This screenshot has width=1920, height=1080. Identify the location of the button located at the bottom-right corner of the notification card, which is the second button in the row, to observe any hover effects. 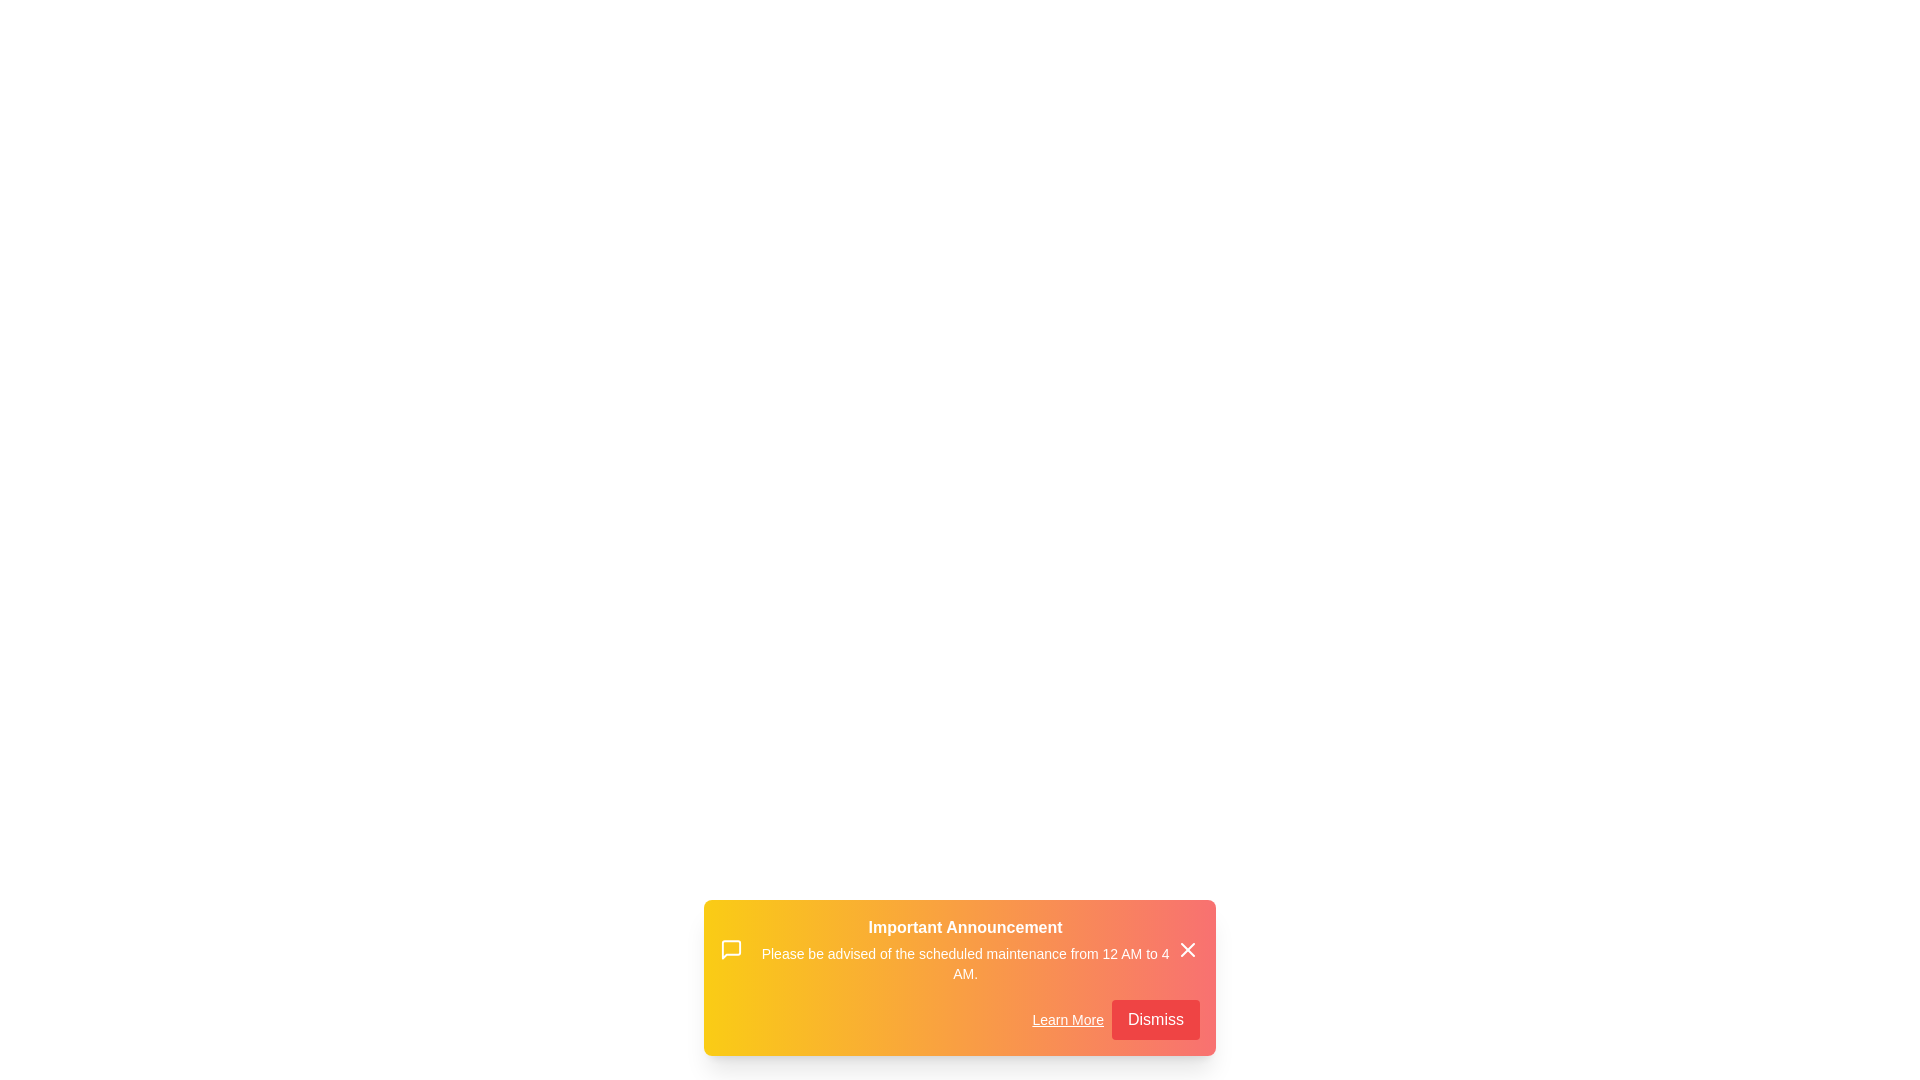
(1156, 1019).